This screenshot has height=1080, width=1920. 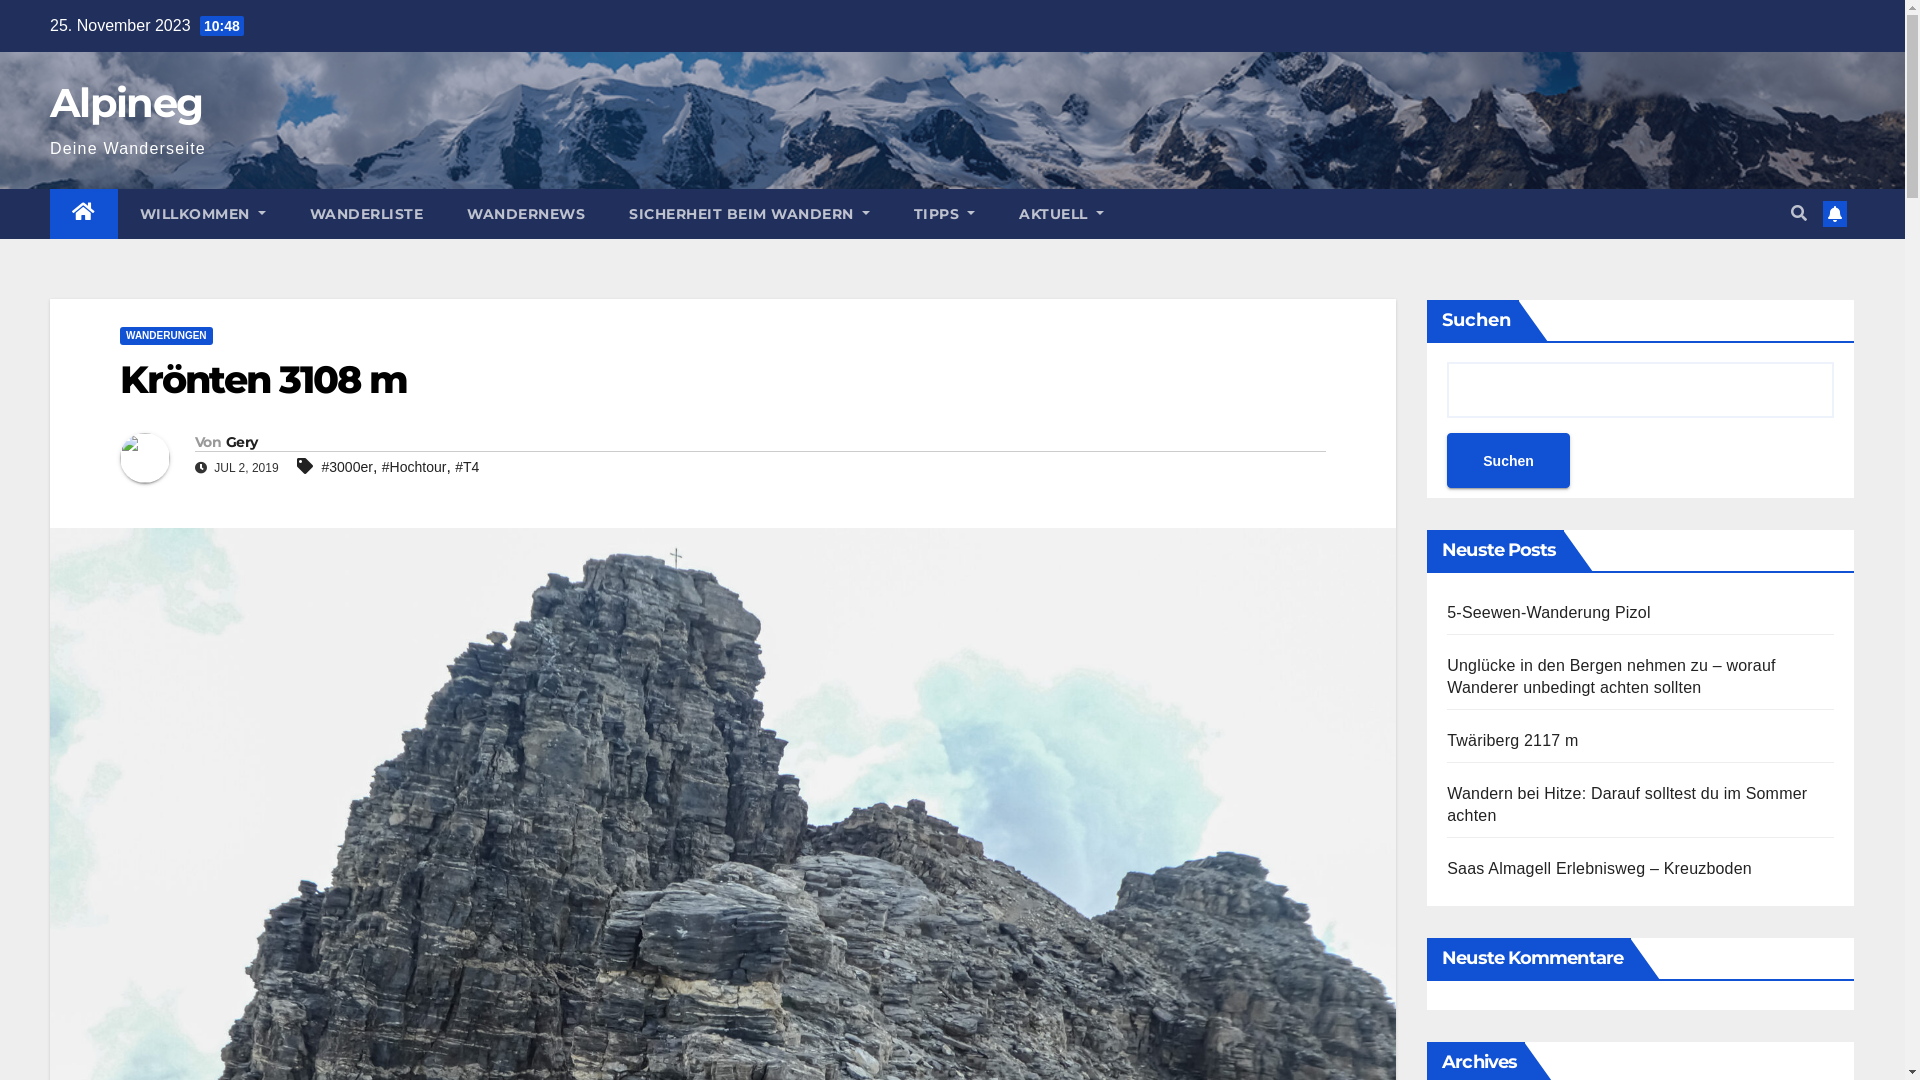 I want to click on '#T4', so click(x=454, y=466).